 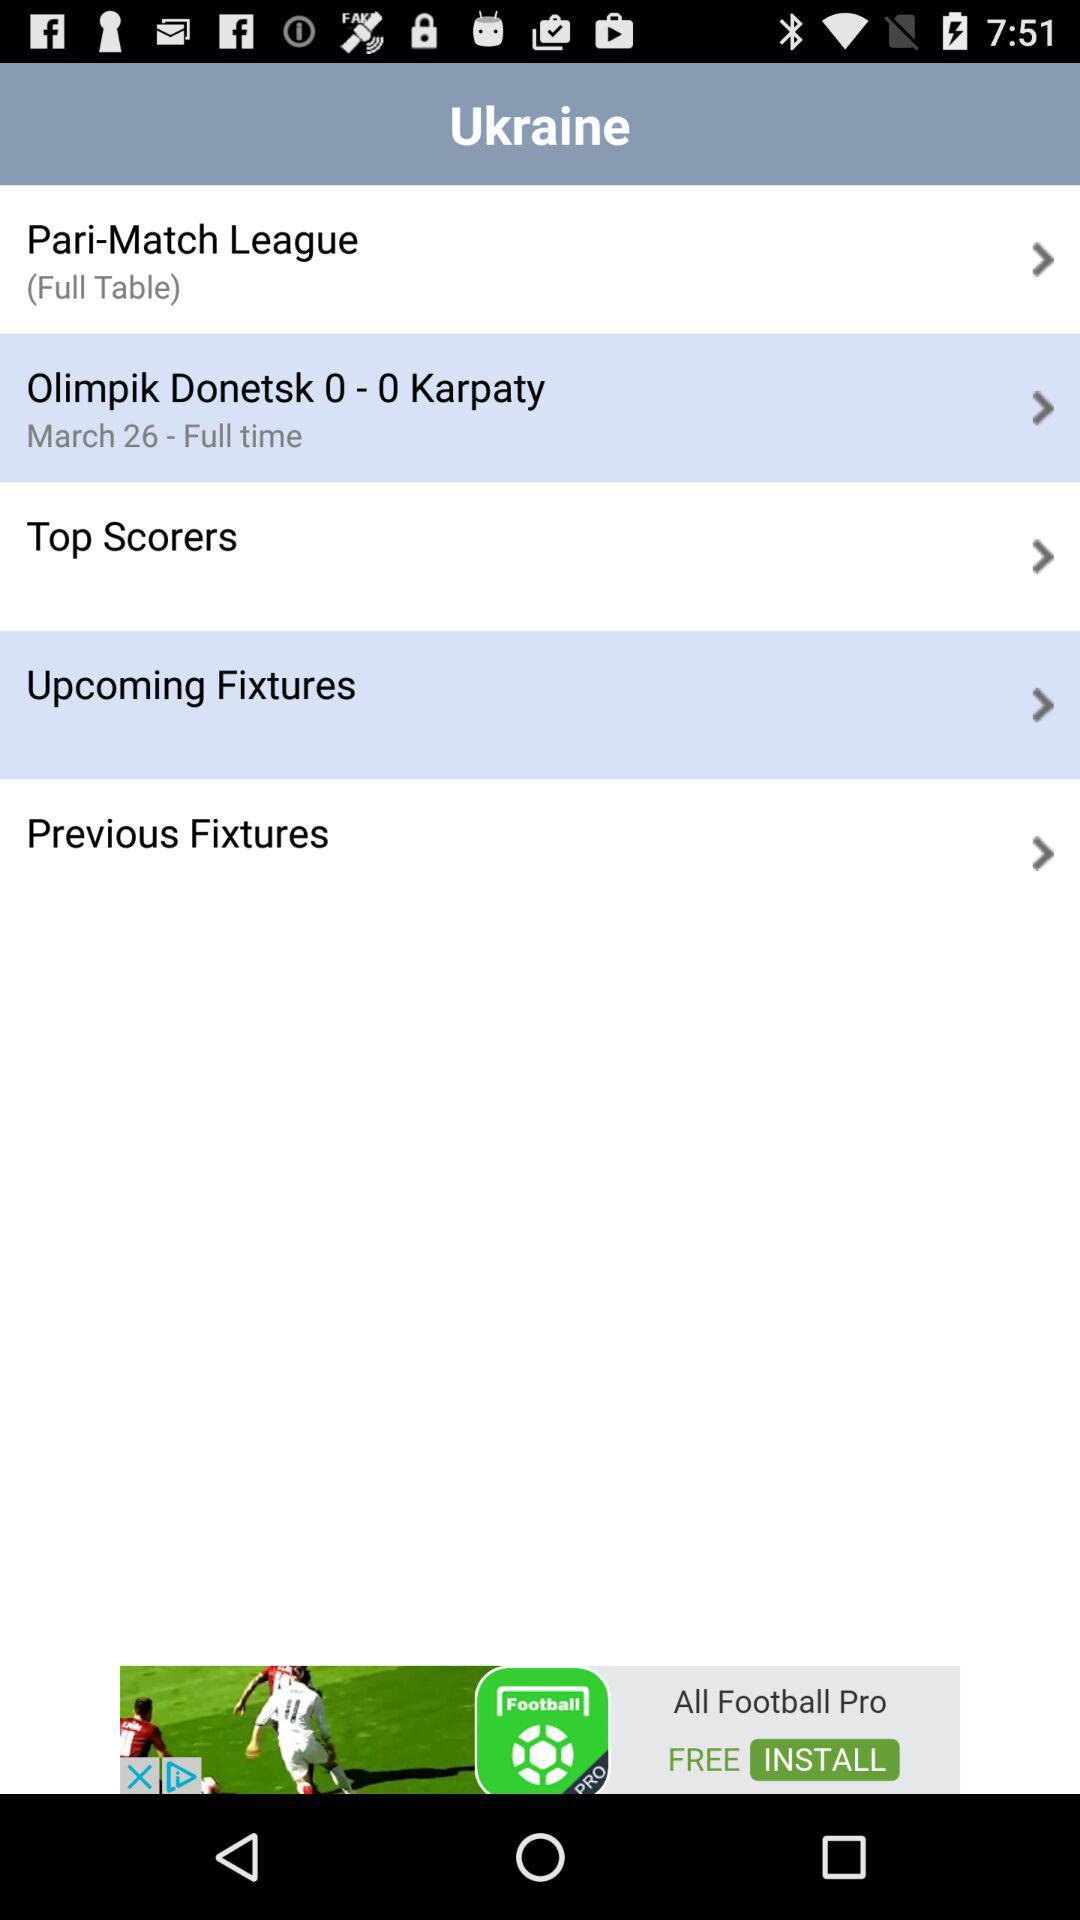 I want to click on advertisement, so click(x=540, y=1727).